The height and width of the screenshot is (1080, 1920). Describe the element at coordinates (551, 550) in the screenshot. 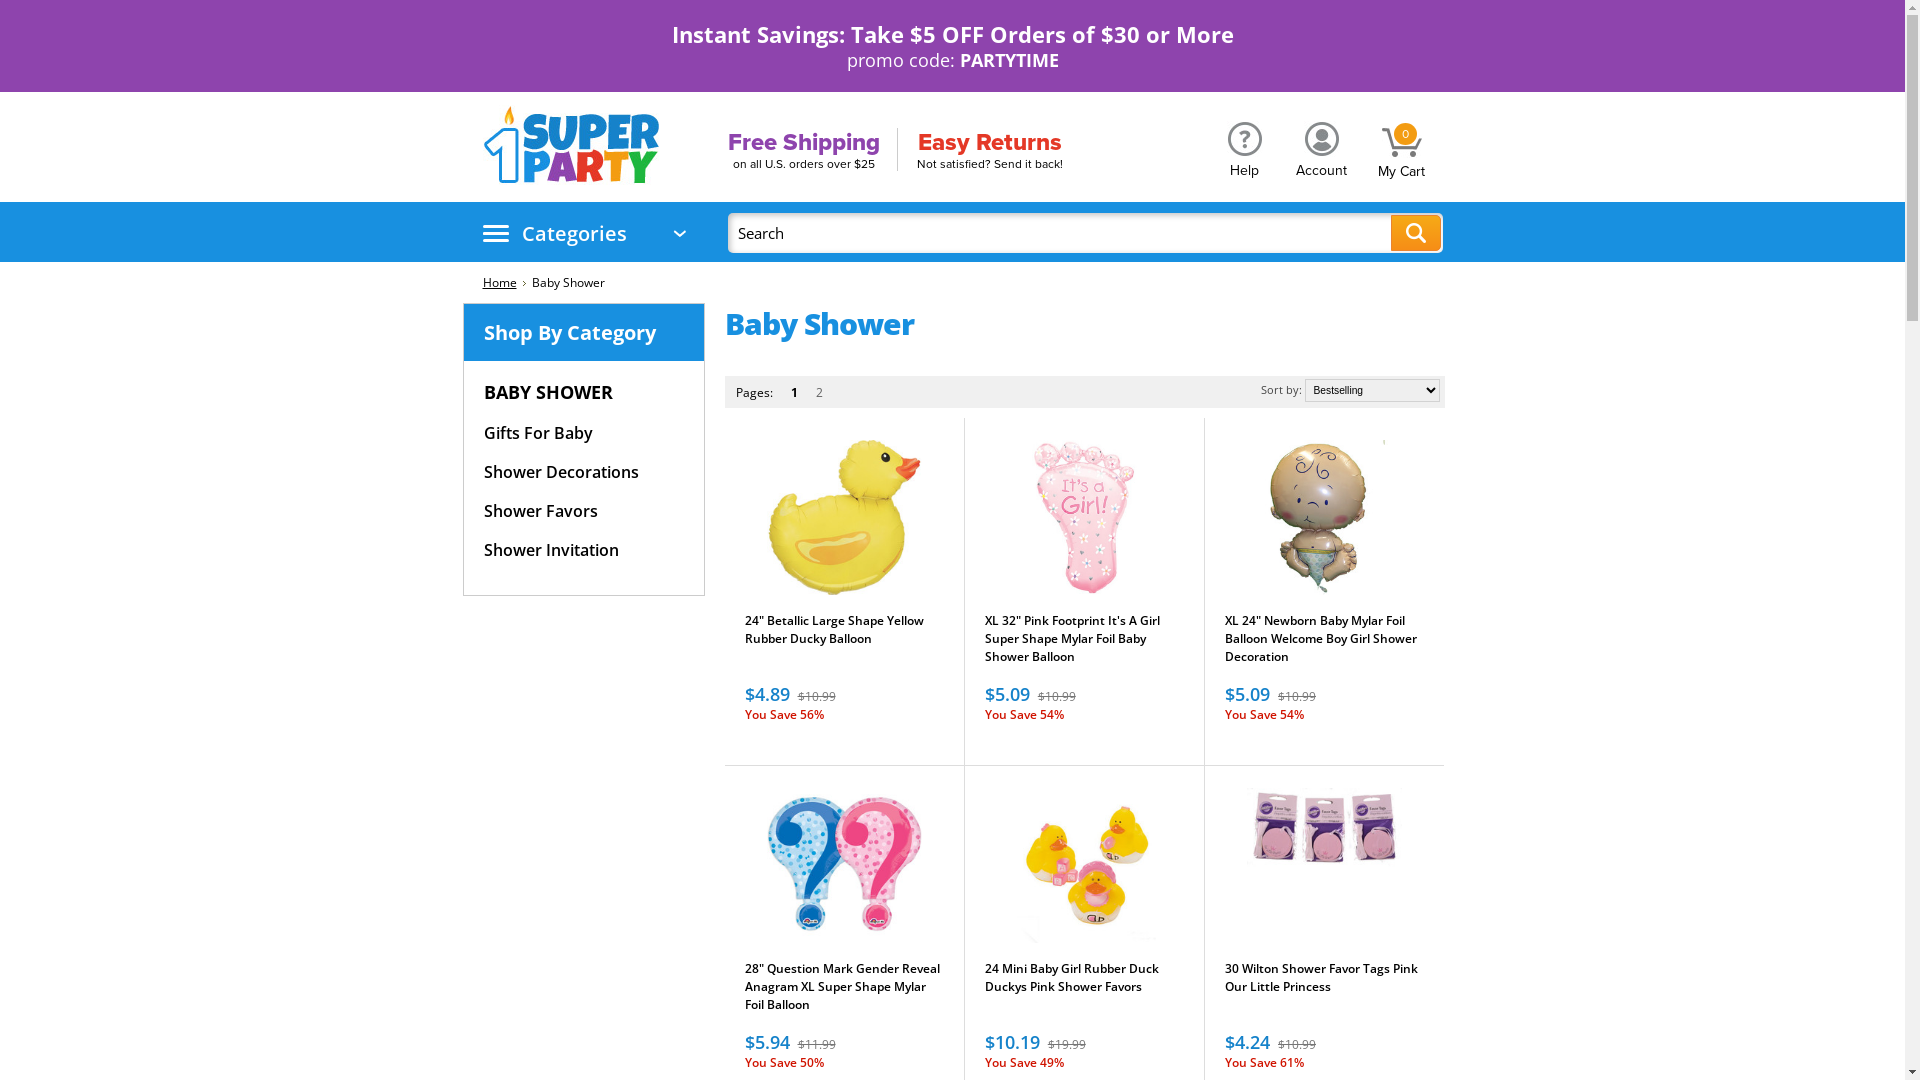

I see `'Shower Invitation'` at that location.